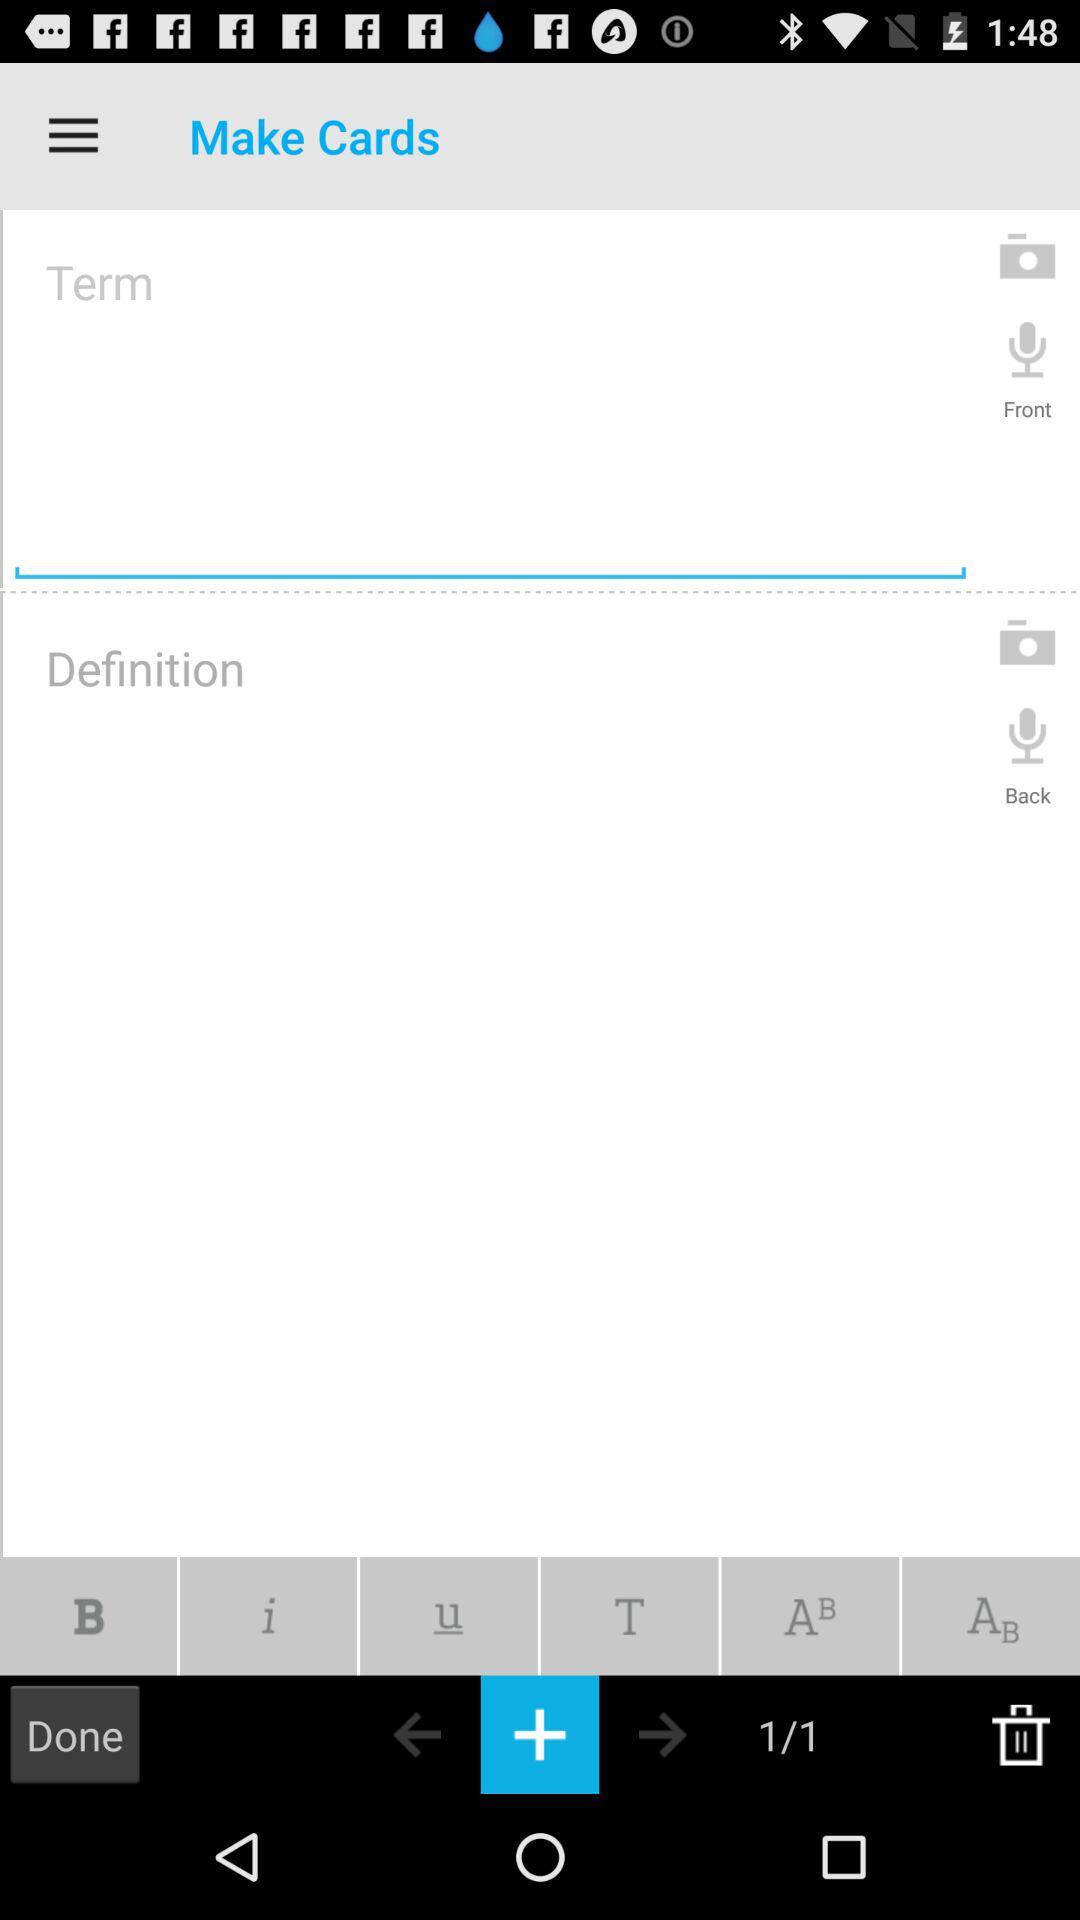 The image size is (1080, 1920). What do you see at coordinates (87, 1616) in the screenshot?
I see `item above done icon` at bounding box center [87, 1616].